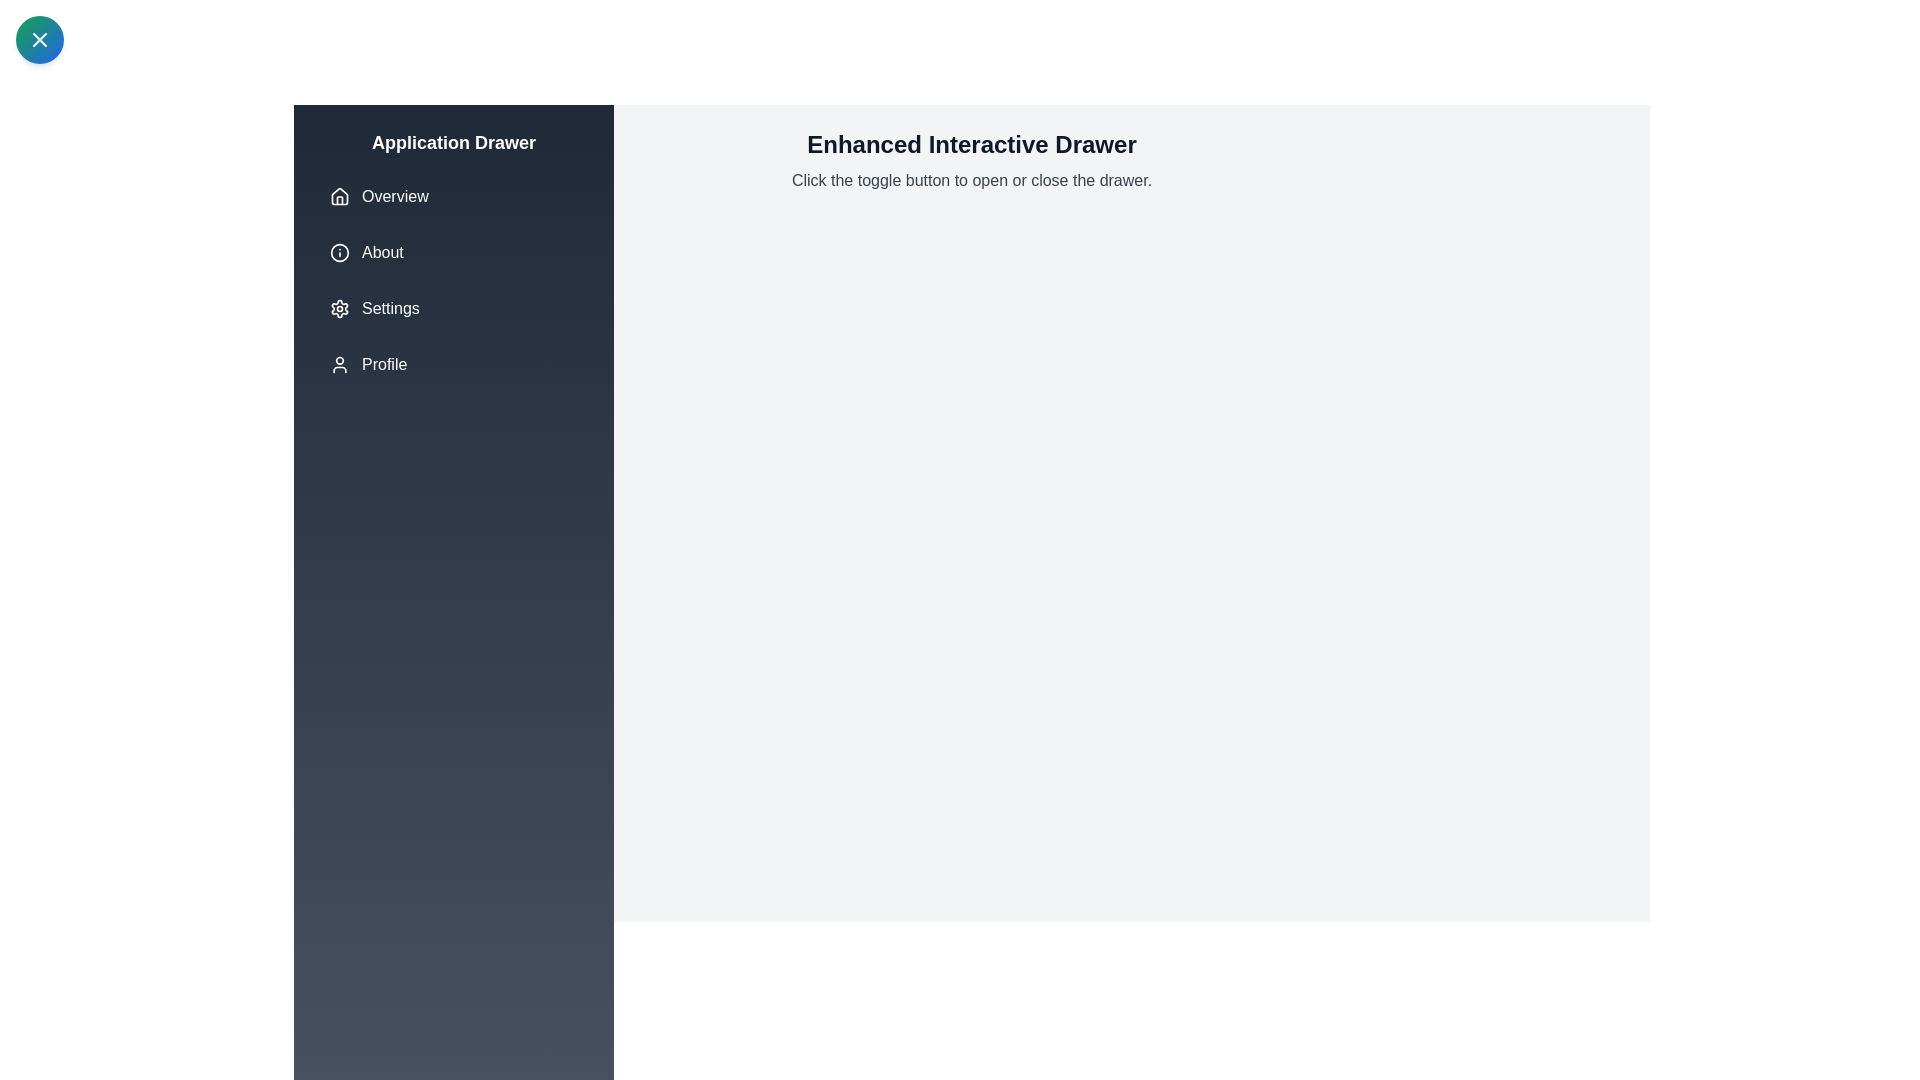 Image resolution: width=1920 pixels, height=1080 pixels. I want to click on the icon associated with the menu item Profile, so click(340, 365).